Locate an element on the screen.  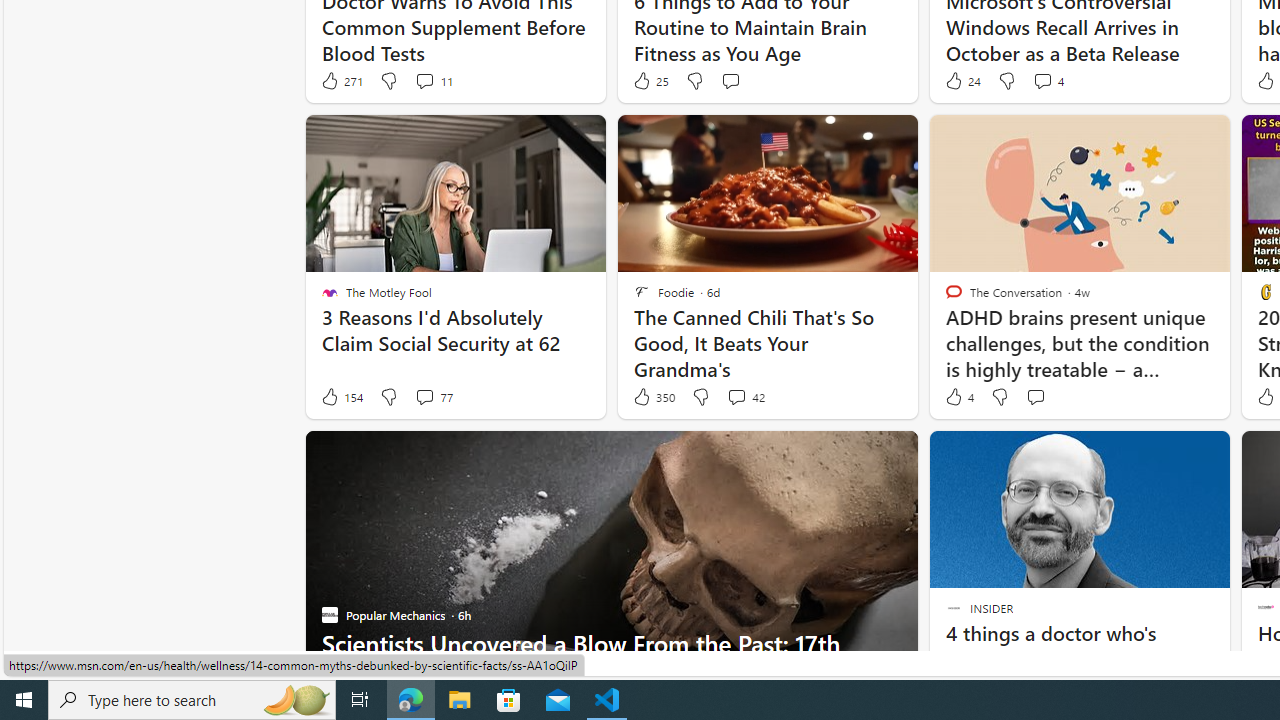
'View comments 77 Comment' is located at coordinates (432, 397).